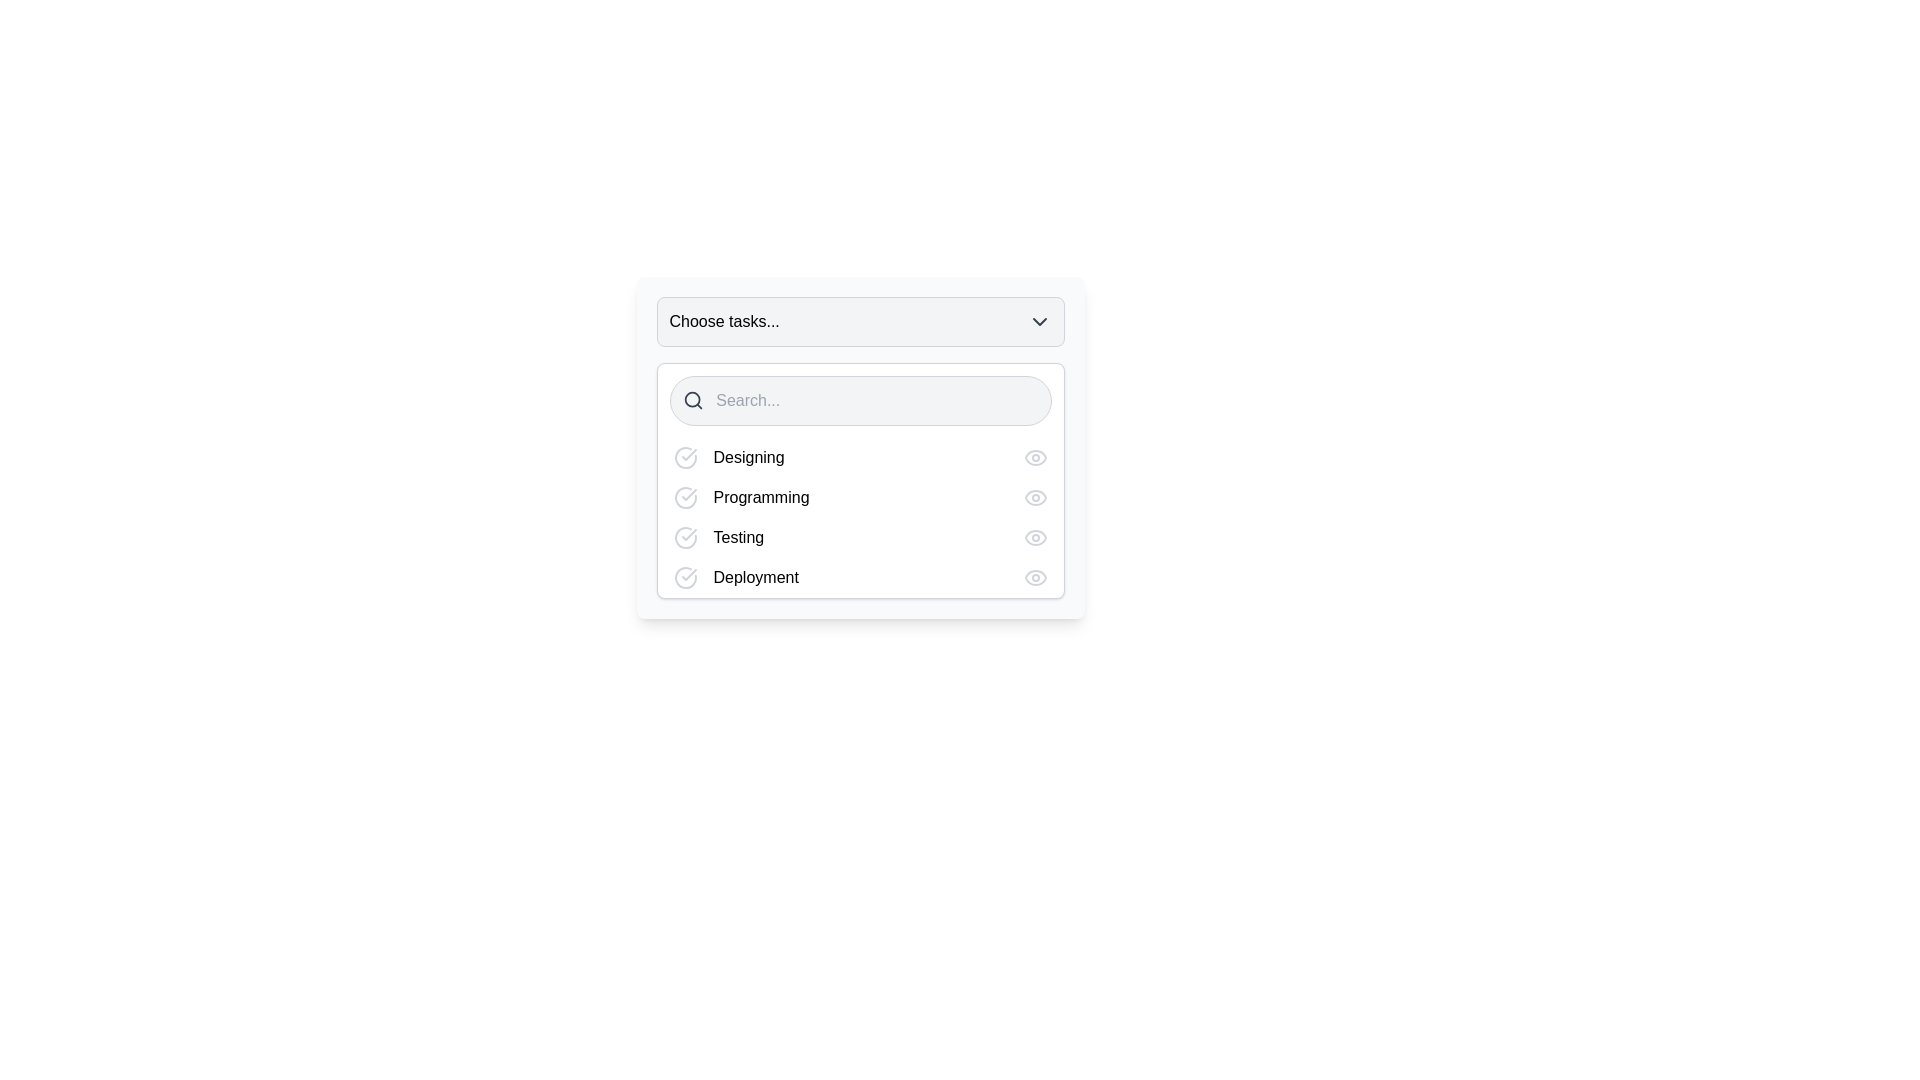 Image resolution: width=1920 pixels, height=1080 pixels. What do you see at coordinates (689, 494) in the screenshot?
I see `the checkmark icon within the circular outline, located on the right side of the 'Programming' label in the selectable list card` at bounding box center [689, 494].